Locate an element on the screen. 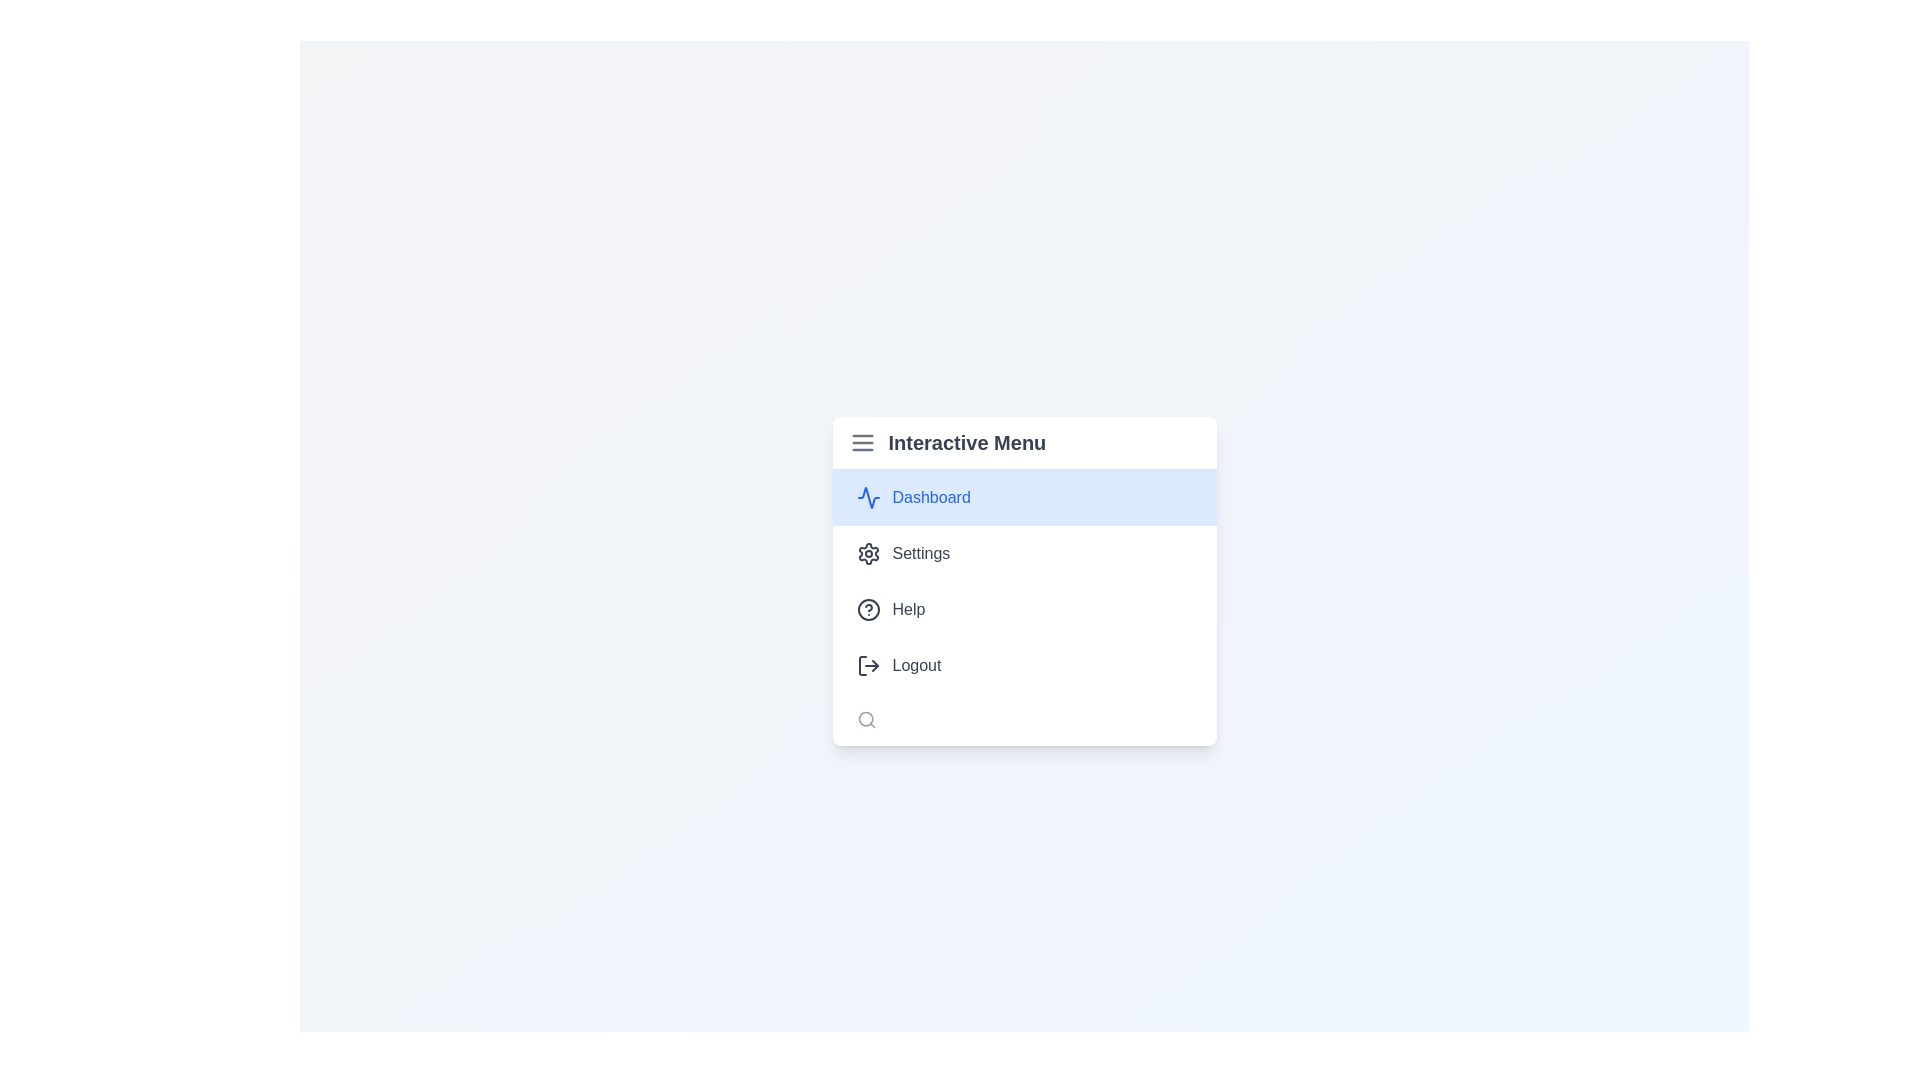 Image resolution: width=1920 pixels, height=1080 pixels. the logout button located at the bottom of the 'Interactive Menu' component is located at coordinates (1024, 665).